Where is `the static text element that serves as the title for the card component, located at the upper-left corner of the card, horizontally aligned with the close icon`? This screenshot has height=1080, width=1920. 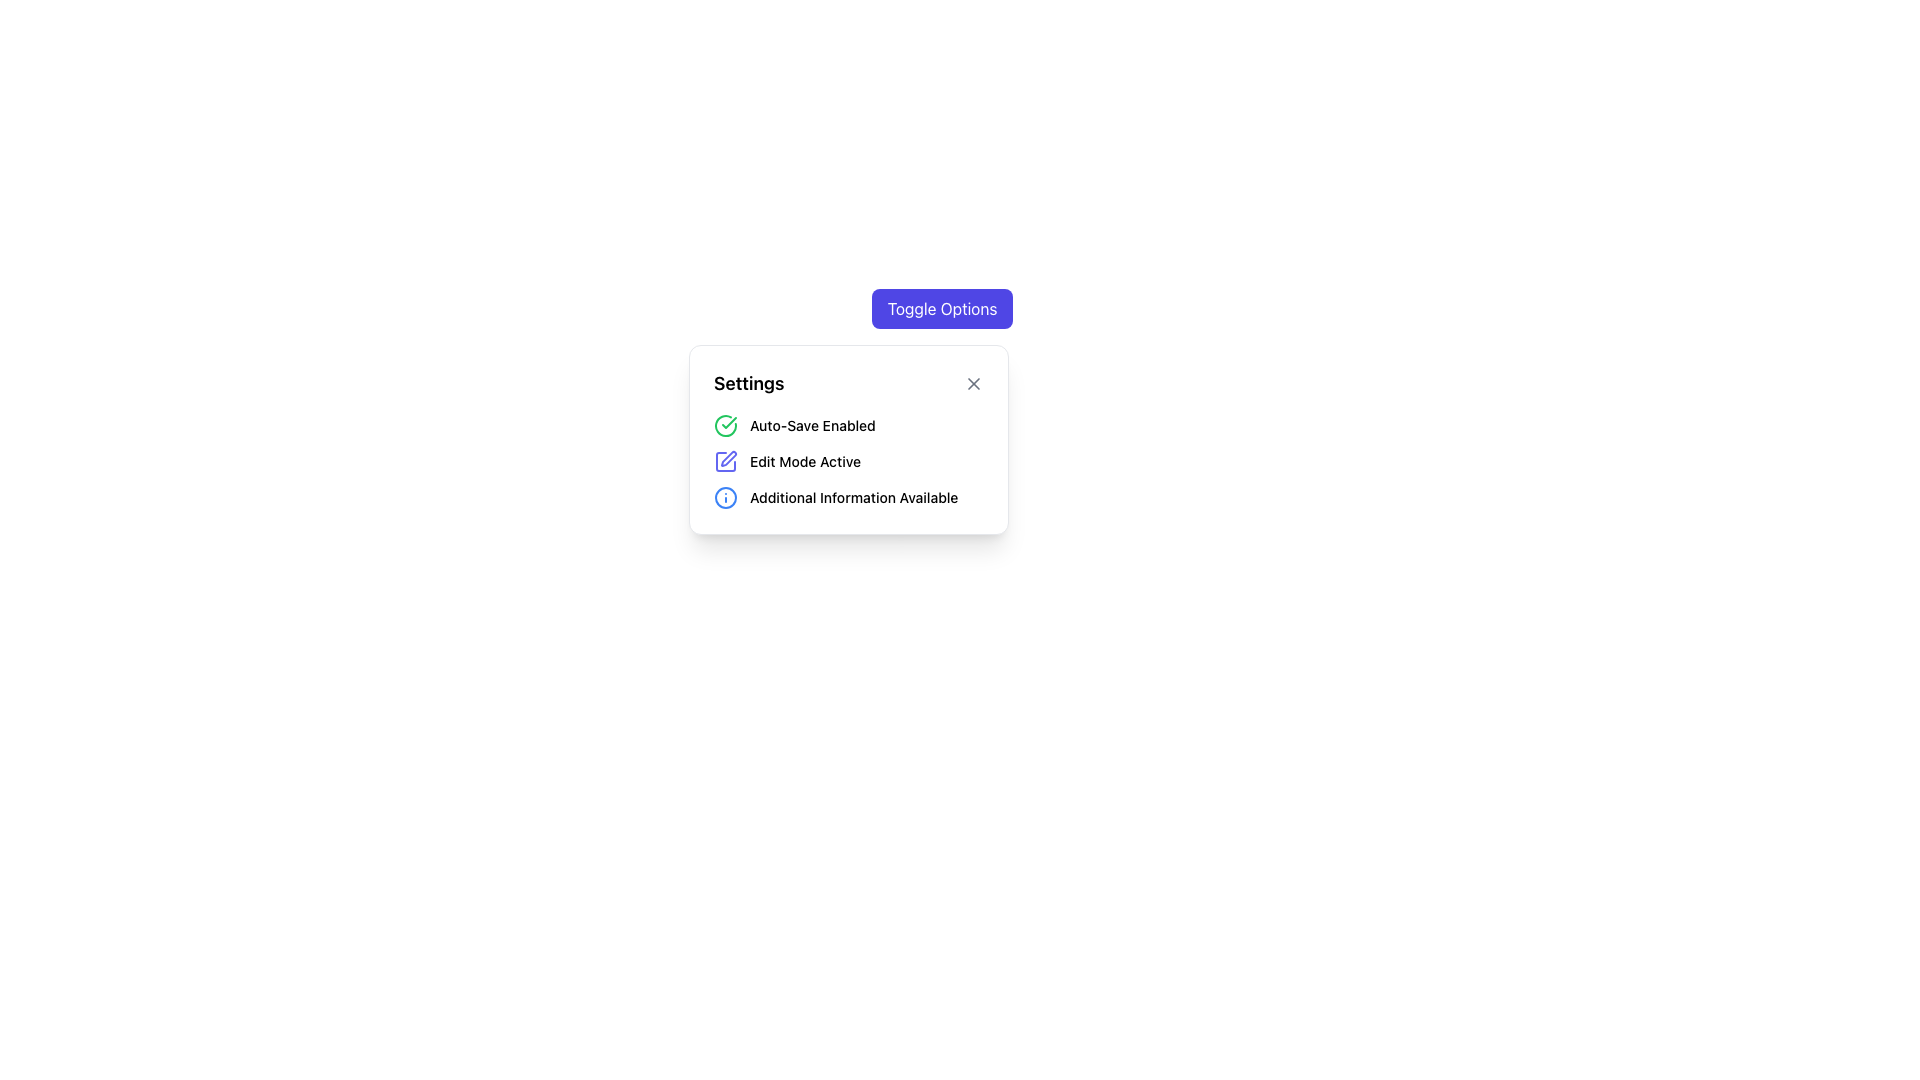 the static text element that serves as the title for the card component, located at the upper-left corner of the card, horizontally aligned with the close icon is located at coordinates (748, 384).